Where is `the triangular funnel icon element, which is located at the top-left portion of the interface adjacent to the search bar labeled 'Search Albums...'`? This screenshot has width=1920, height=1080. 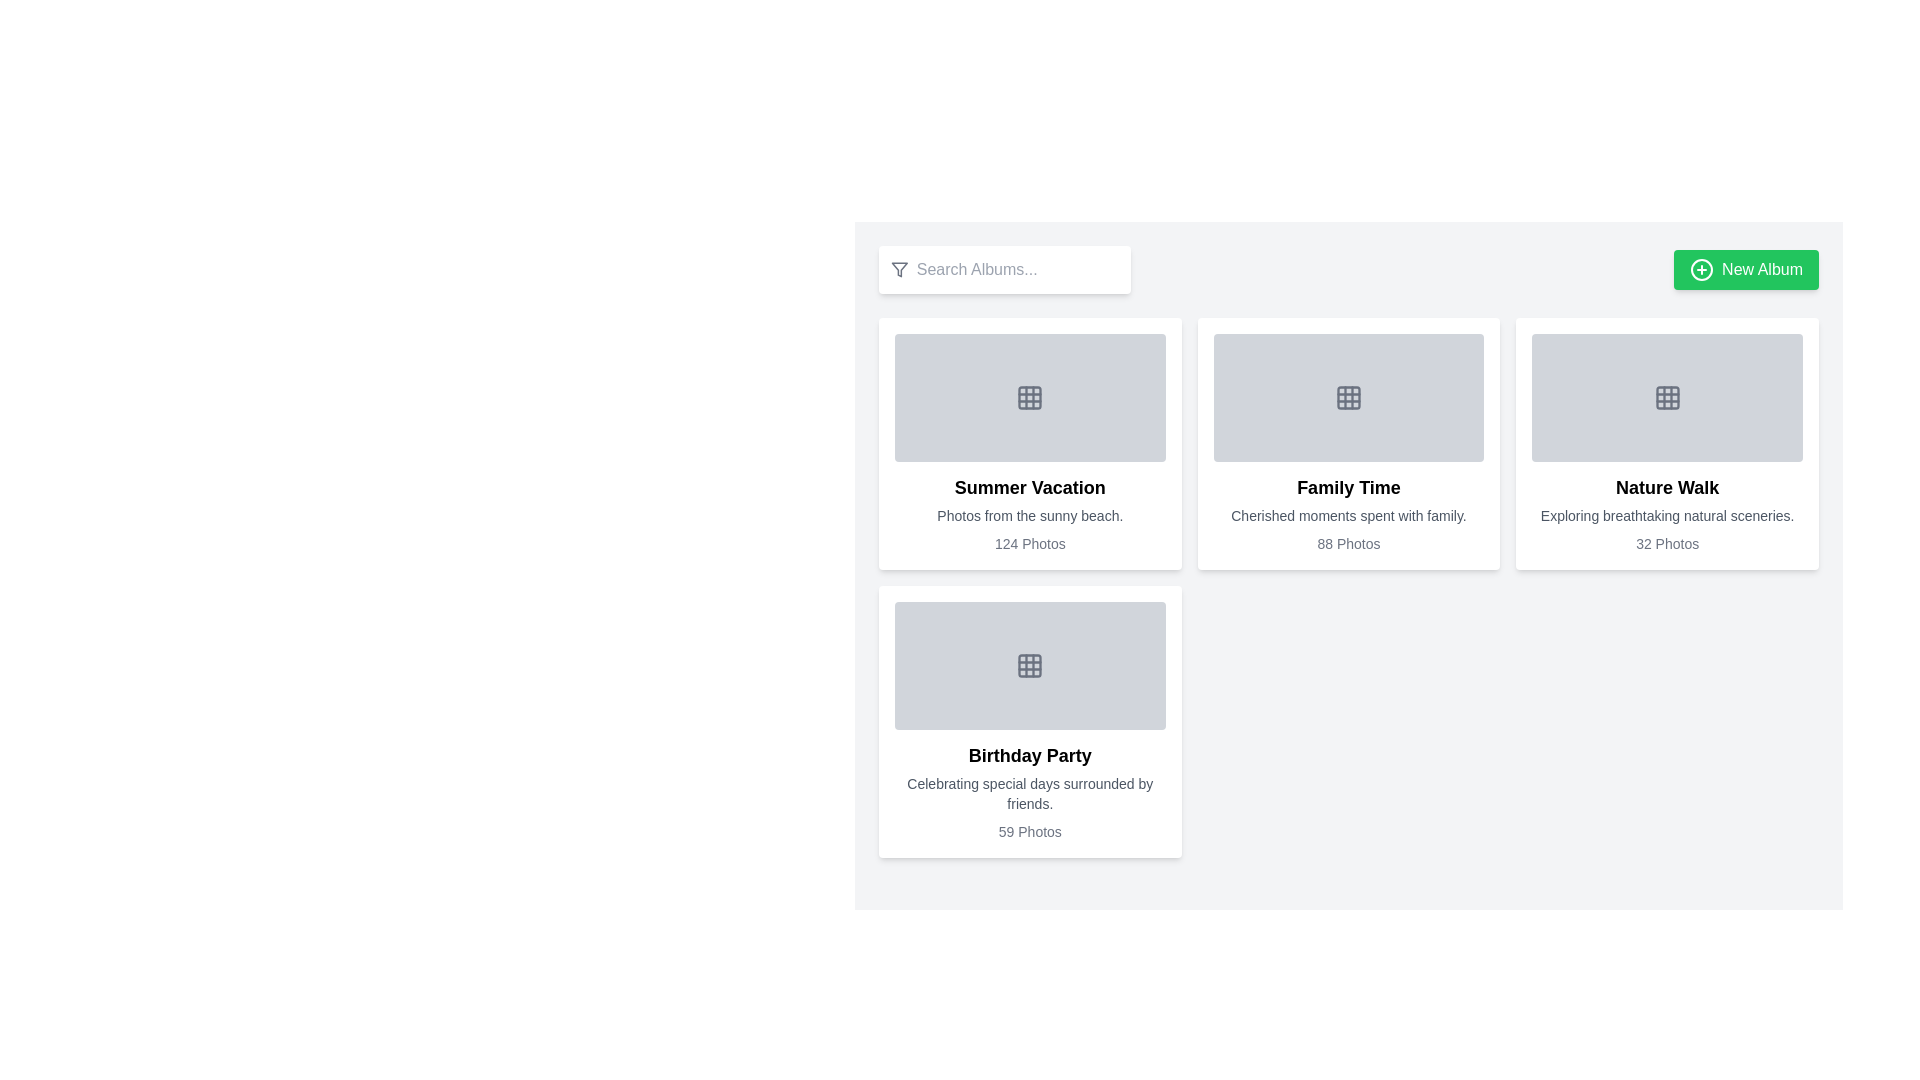
the triangular funnel icon element, which is located at the top-left portion of the interface adjacent to the search bar labeled 'Search Albums...' is located at coordinates (898, 270).